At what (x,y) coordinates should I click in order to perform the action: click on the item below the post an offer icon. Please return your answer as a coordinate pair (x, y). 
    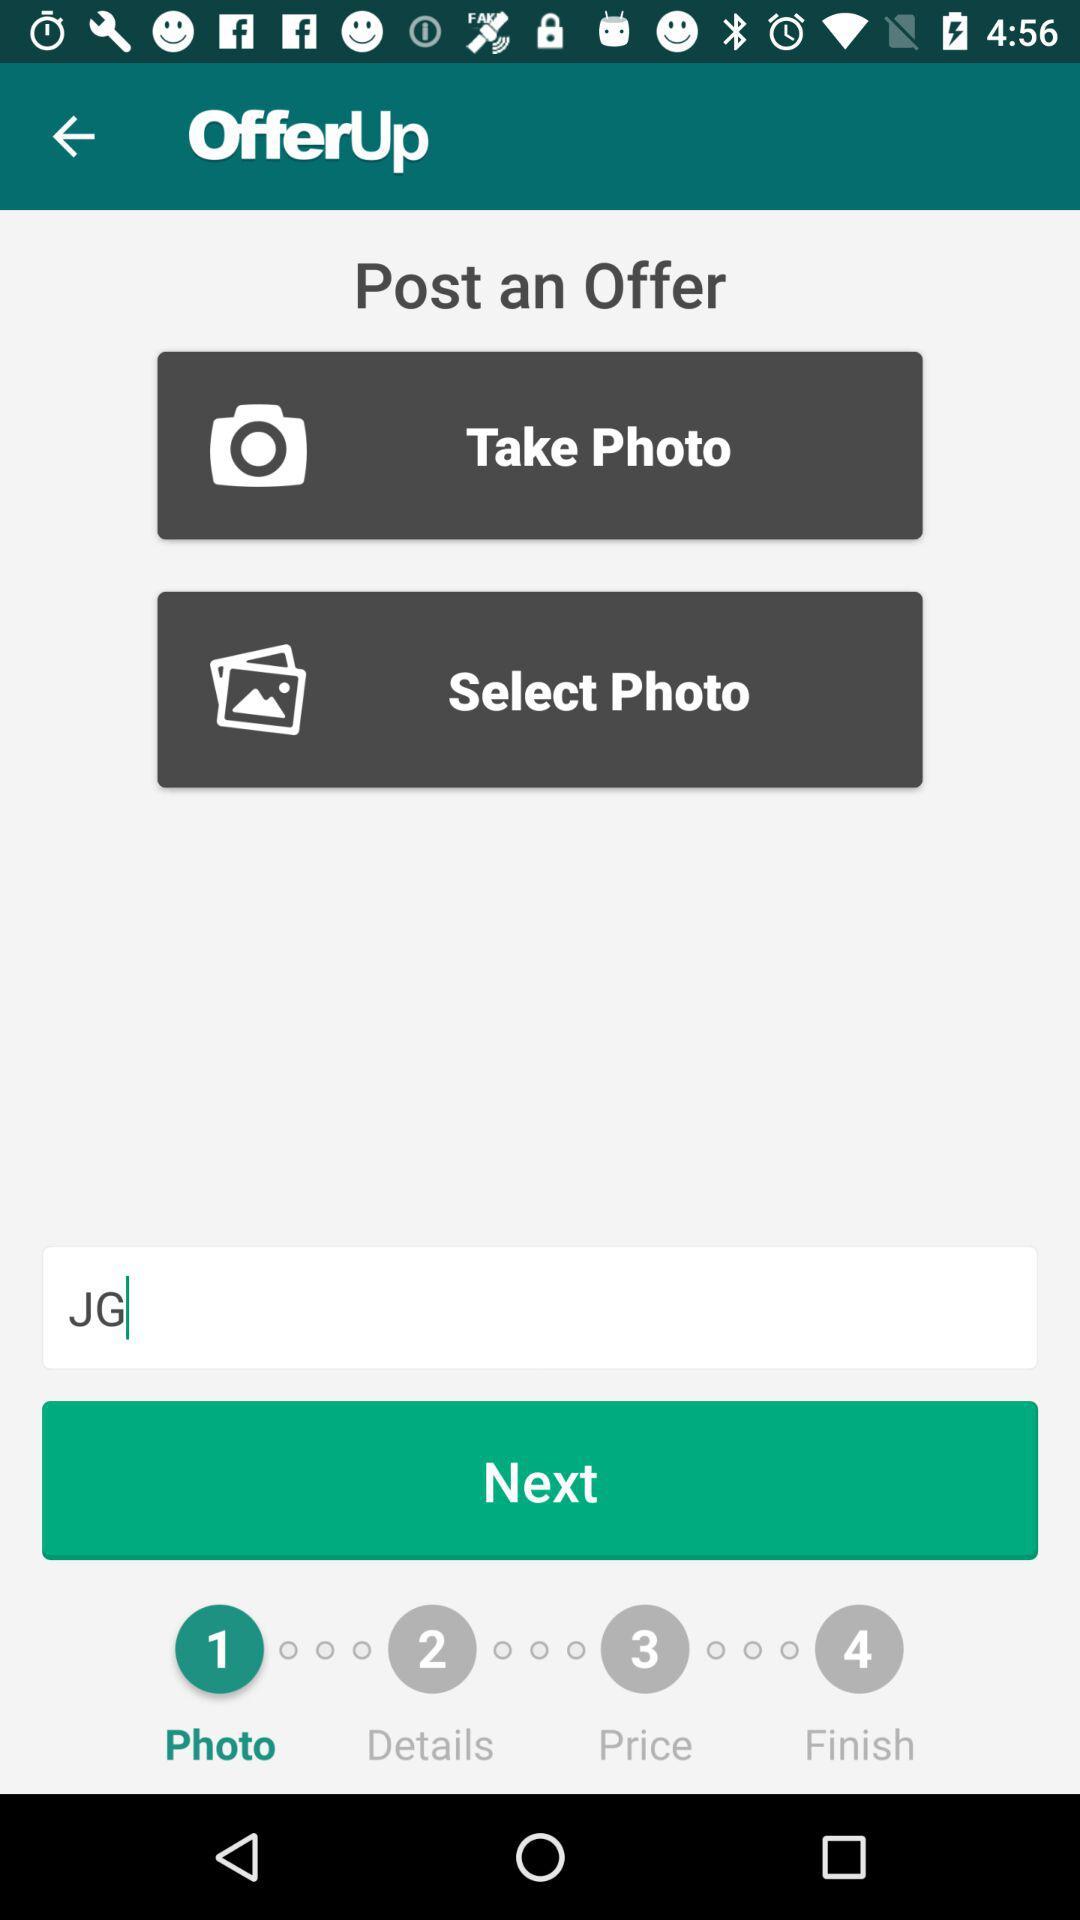
    Looking at the image, I should click on (540, 444).